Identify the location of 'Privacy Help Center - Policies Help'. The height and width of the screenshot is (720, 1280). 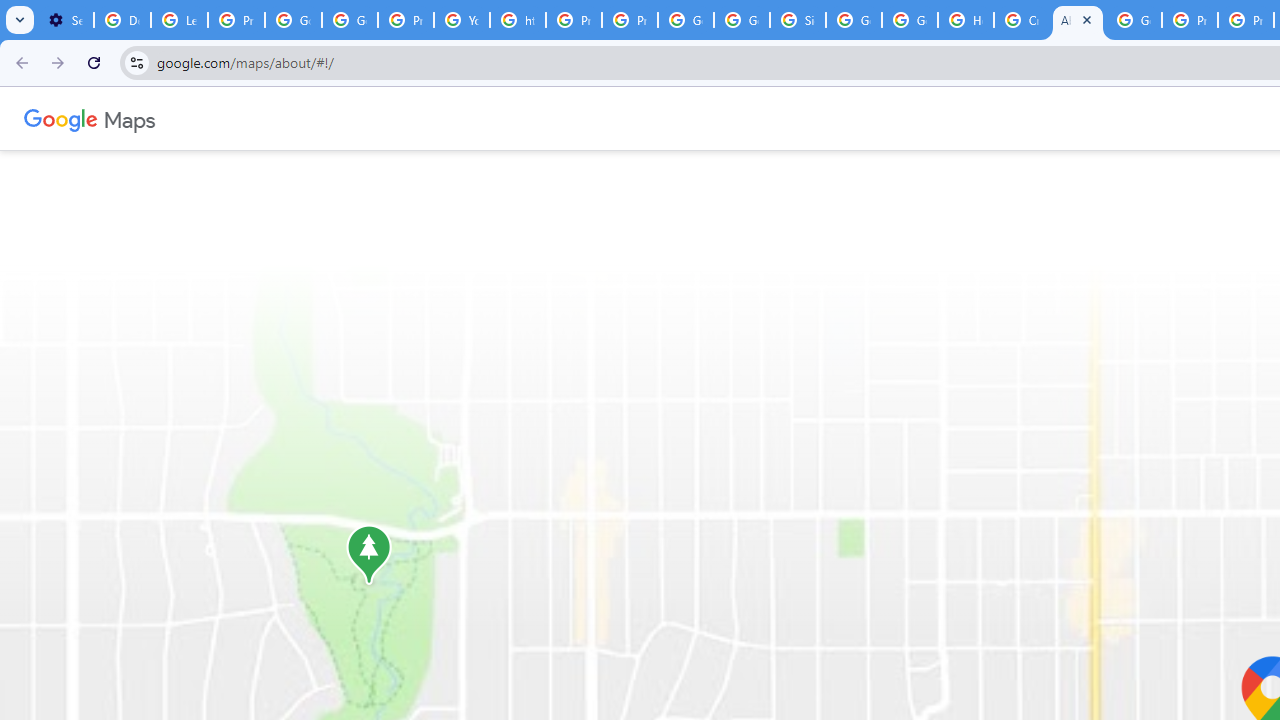
(573, 20).